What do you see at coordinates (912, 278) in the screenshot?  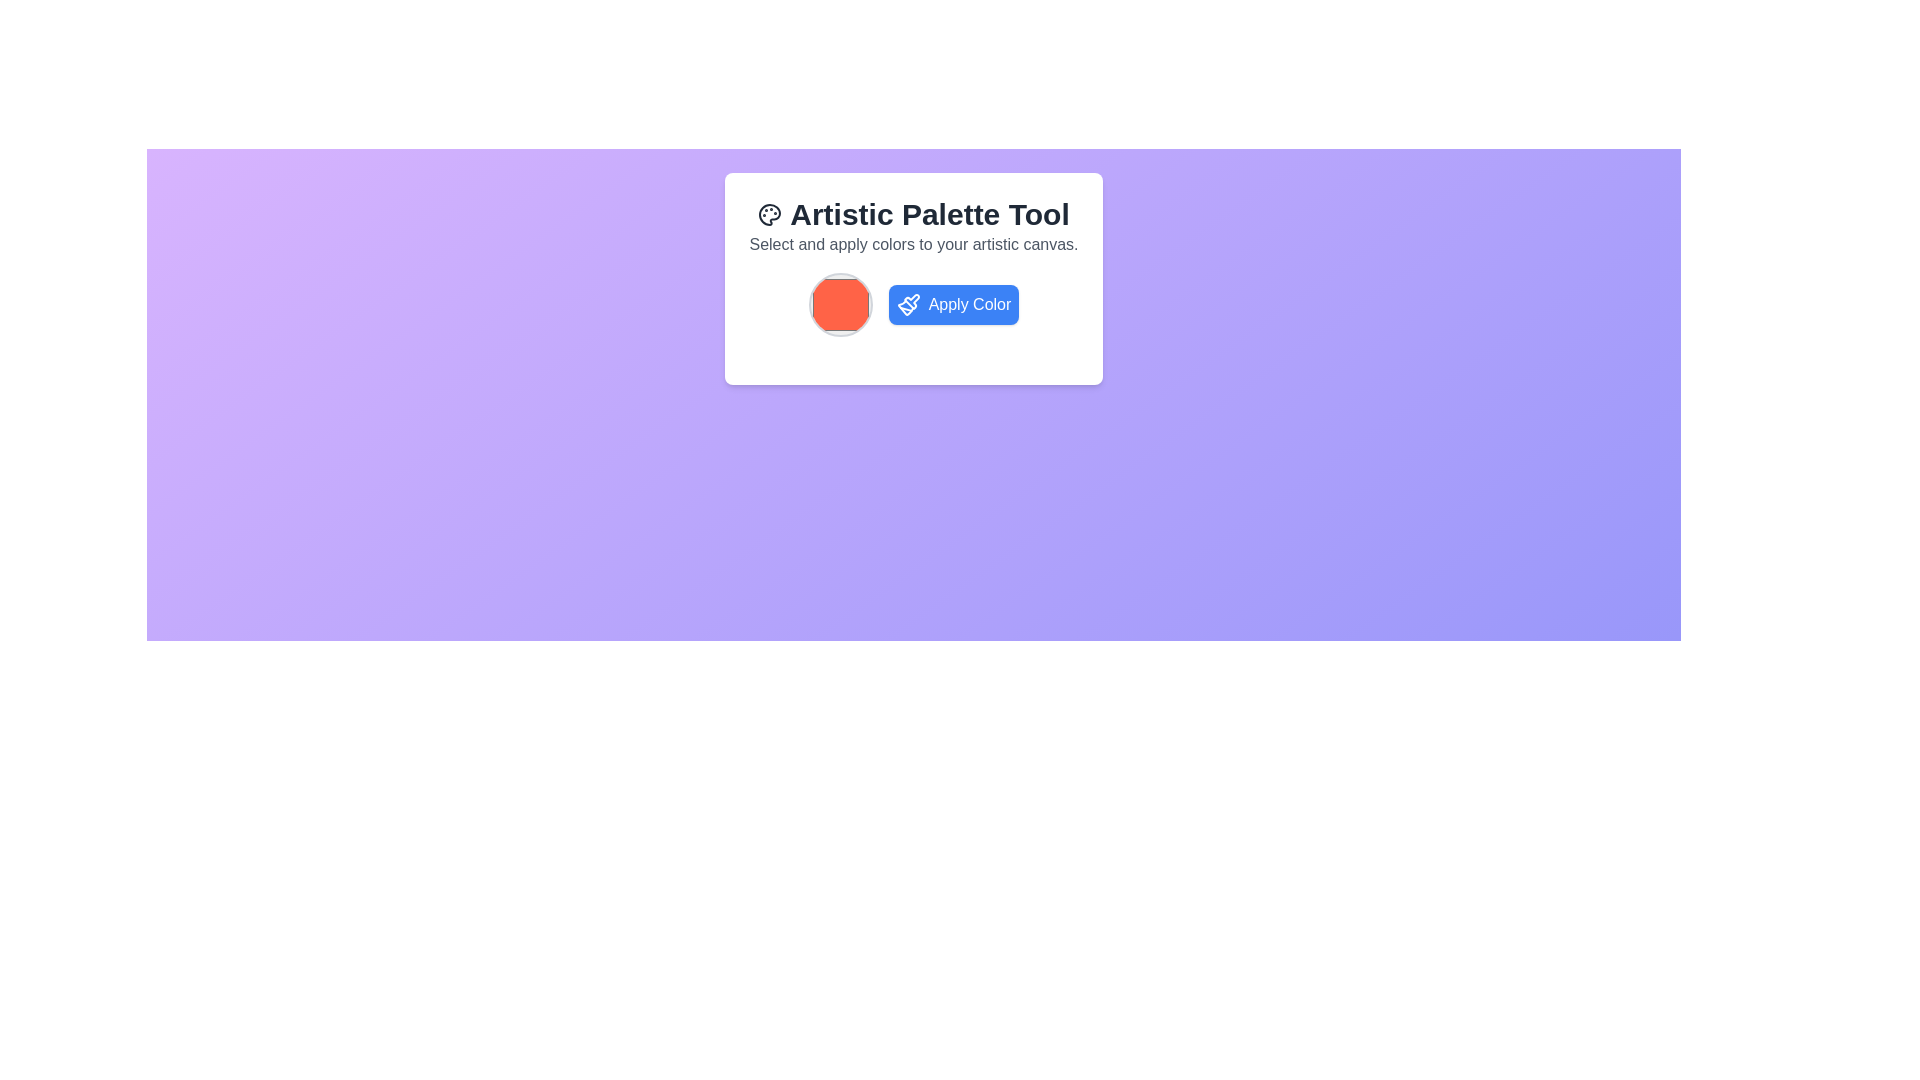 I see `the title of the informational panel which allows for color selection and application` at bounding box center [912, 278].